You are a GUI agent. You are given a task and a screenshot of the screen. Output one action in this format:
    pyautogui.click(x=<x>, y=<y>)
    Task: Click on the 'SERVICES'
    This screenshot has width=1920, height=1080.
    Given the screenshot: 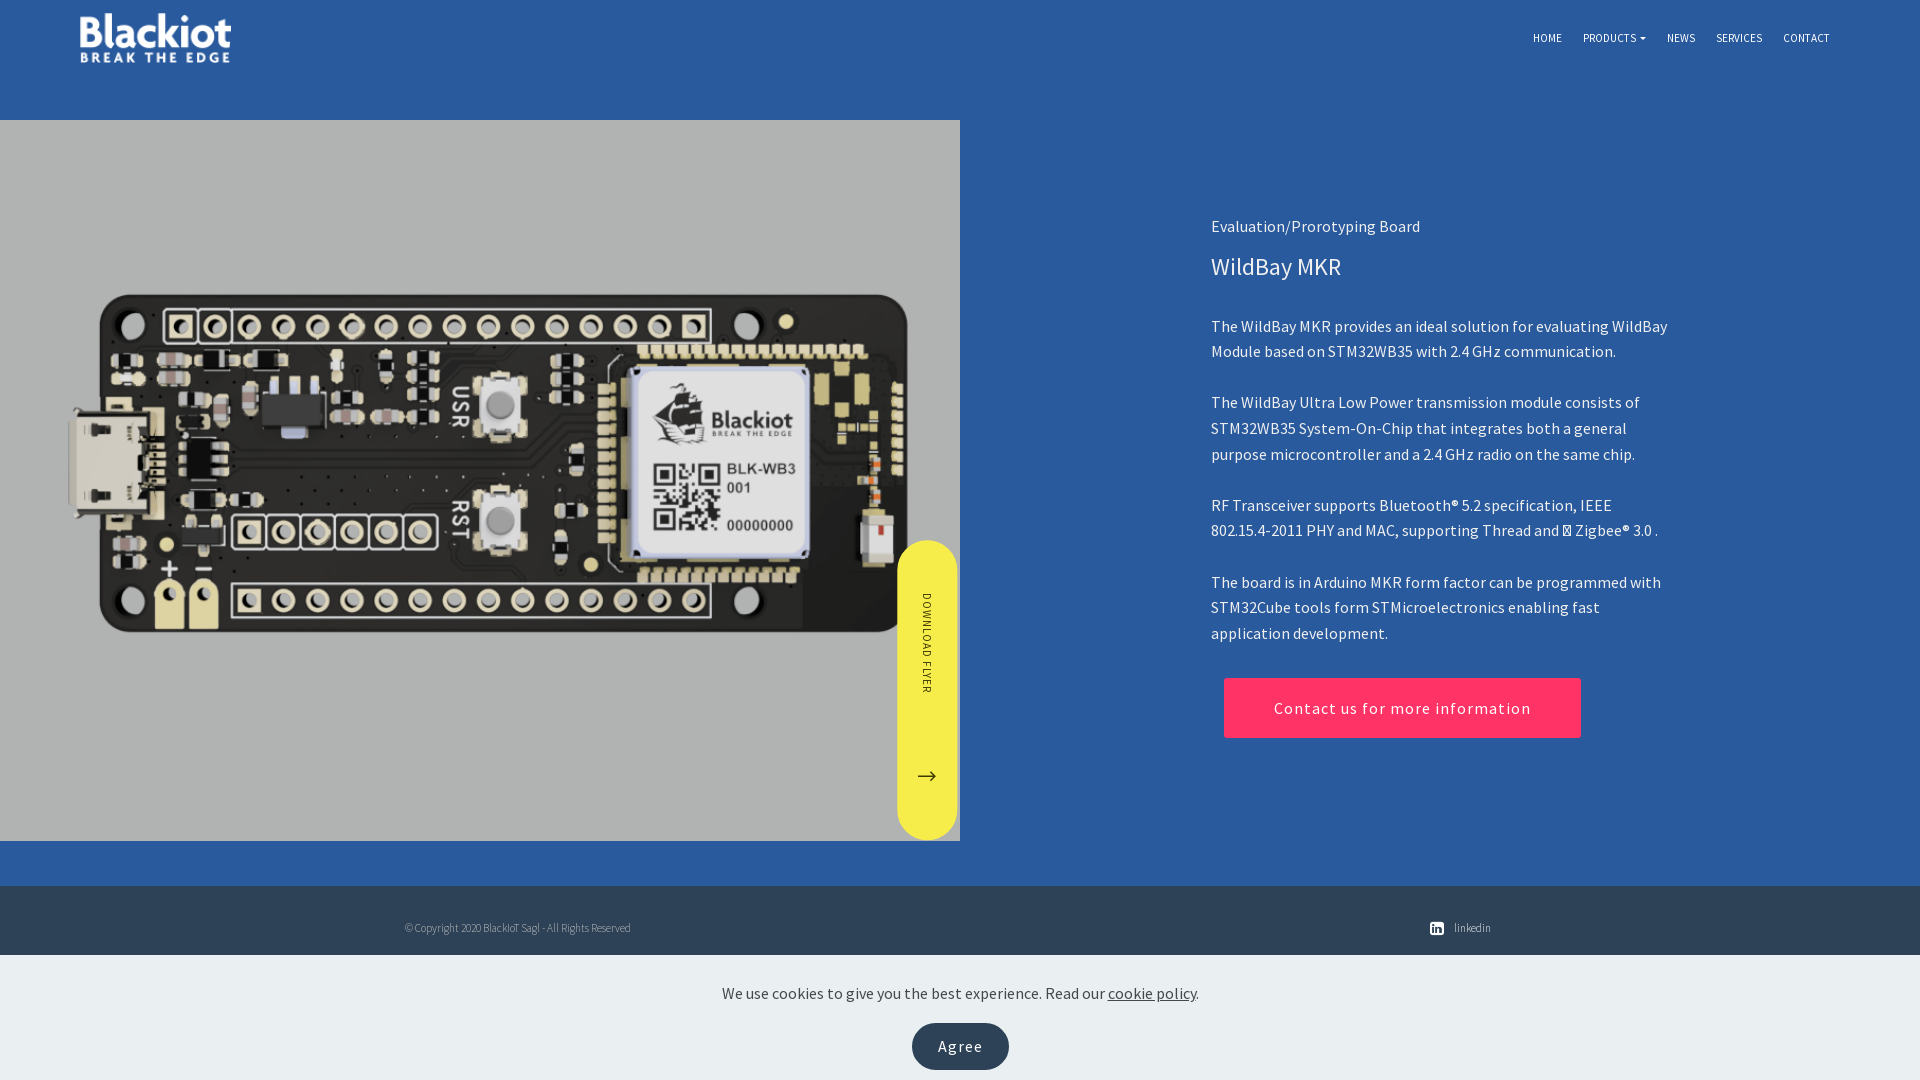 What is the action you would take?
    pyautogui.click(x=1715, y=38)
    